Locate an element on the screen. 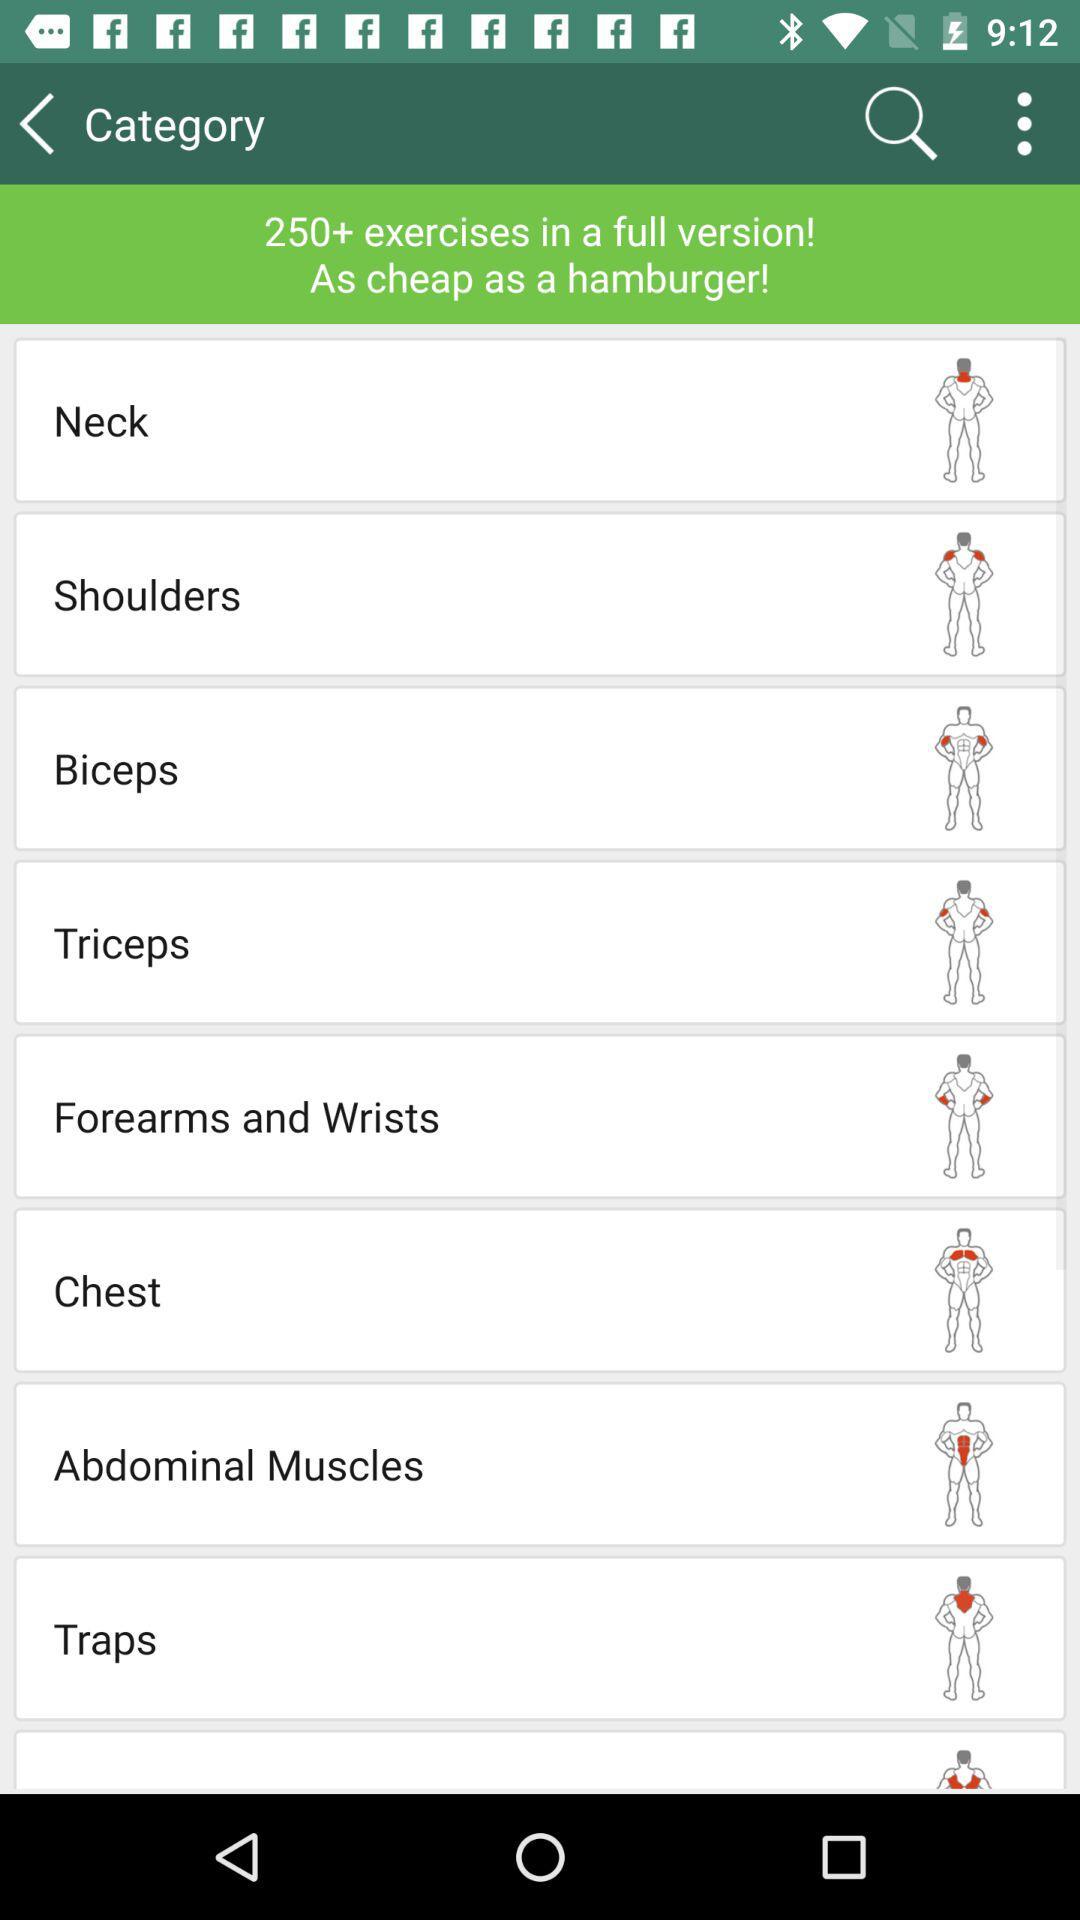  forearms and wrists app is located at coordinates (457, 1114).